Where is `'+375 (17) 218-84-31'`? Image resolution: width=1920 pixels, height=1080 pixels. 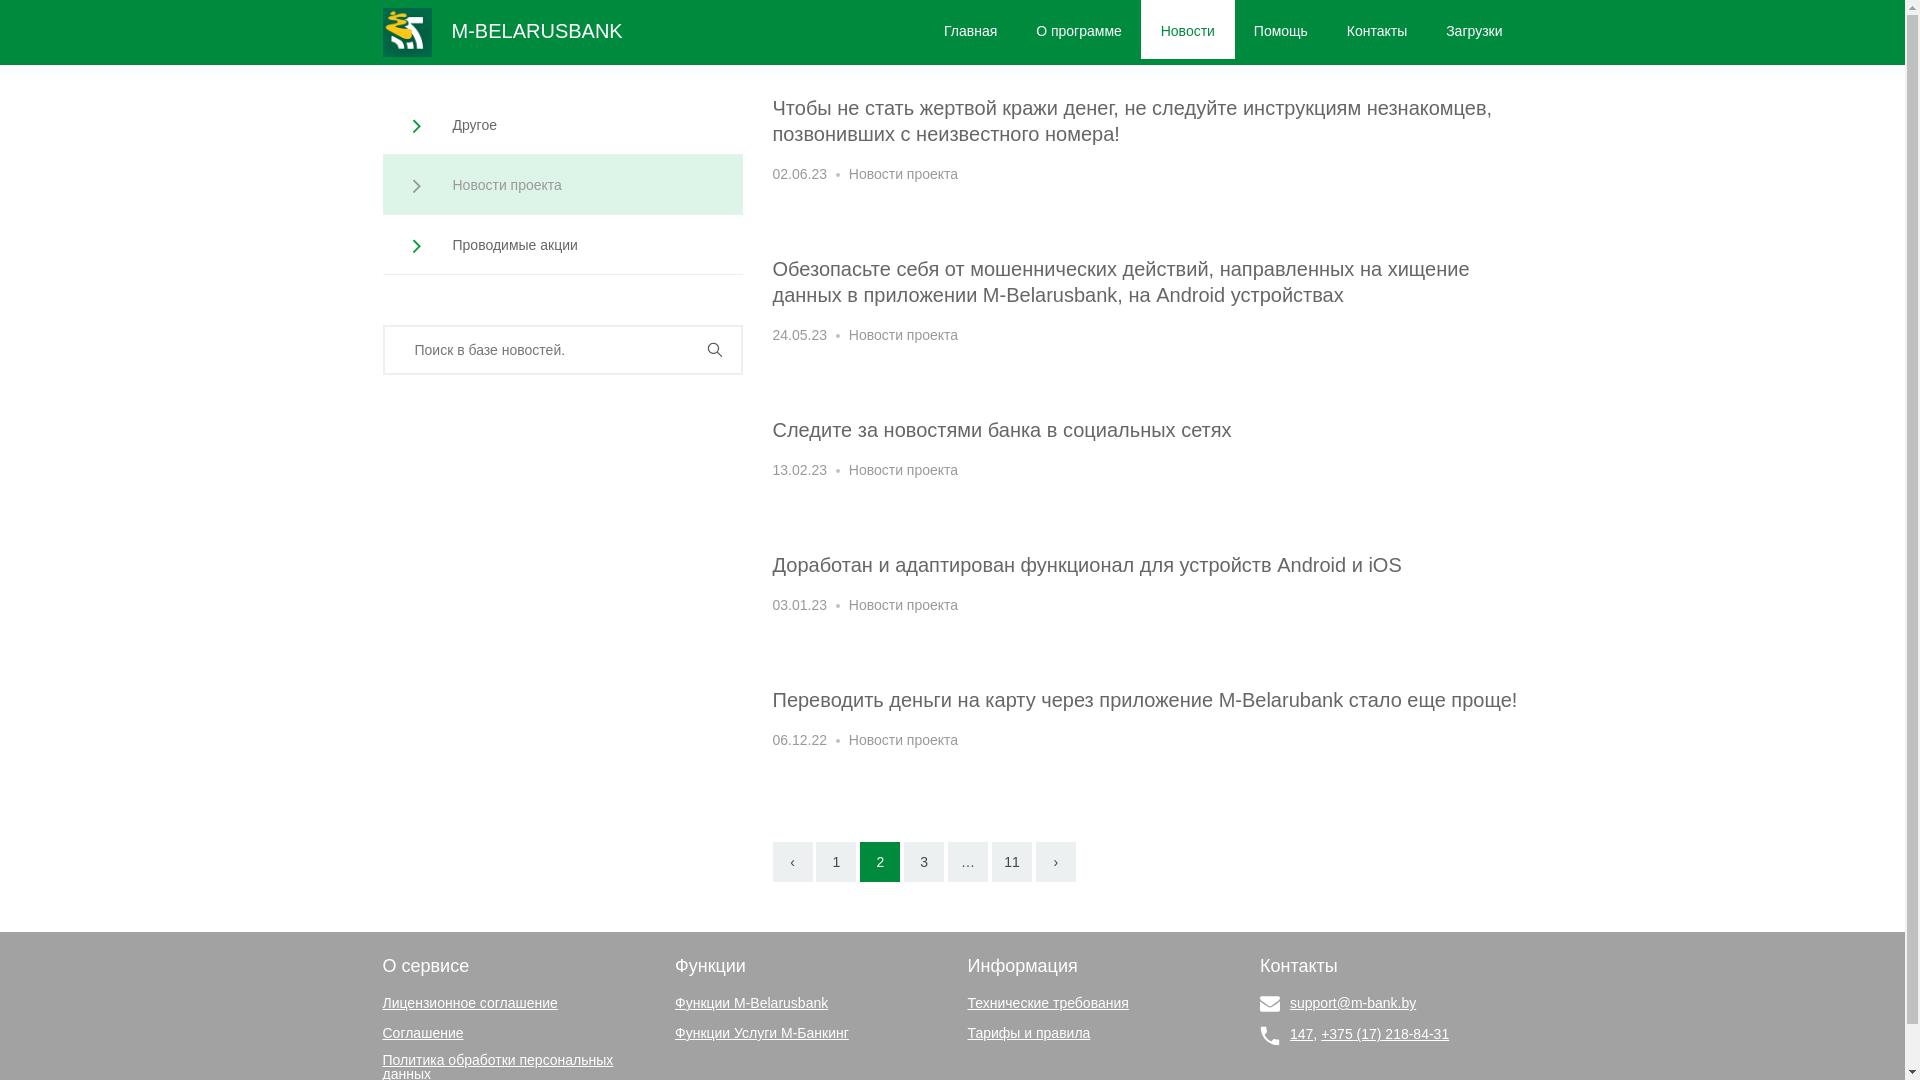
'+375 (17) 218-84-31' is located at coordinates (1384, 1033).